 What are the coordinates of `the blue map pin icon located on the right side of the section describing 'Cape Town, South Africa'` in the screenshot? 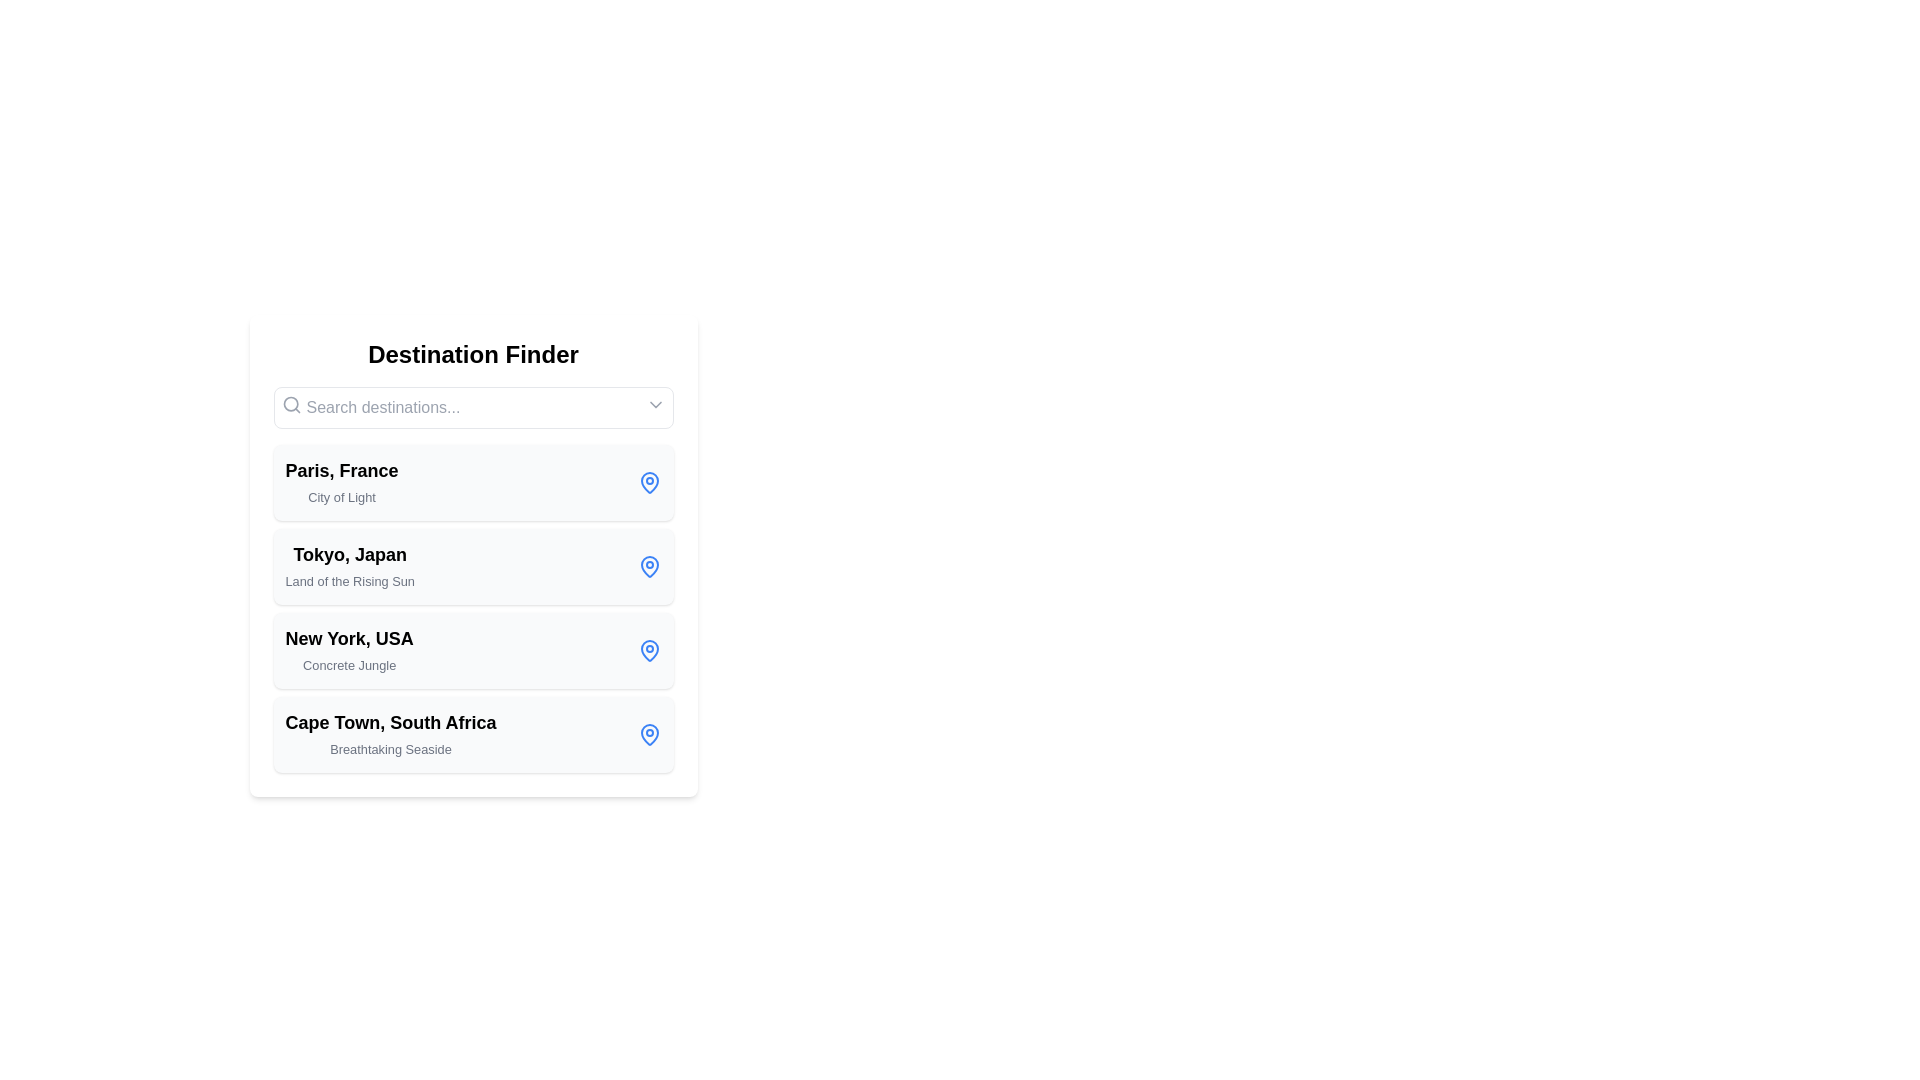 It's located at (649, 735).